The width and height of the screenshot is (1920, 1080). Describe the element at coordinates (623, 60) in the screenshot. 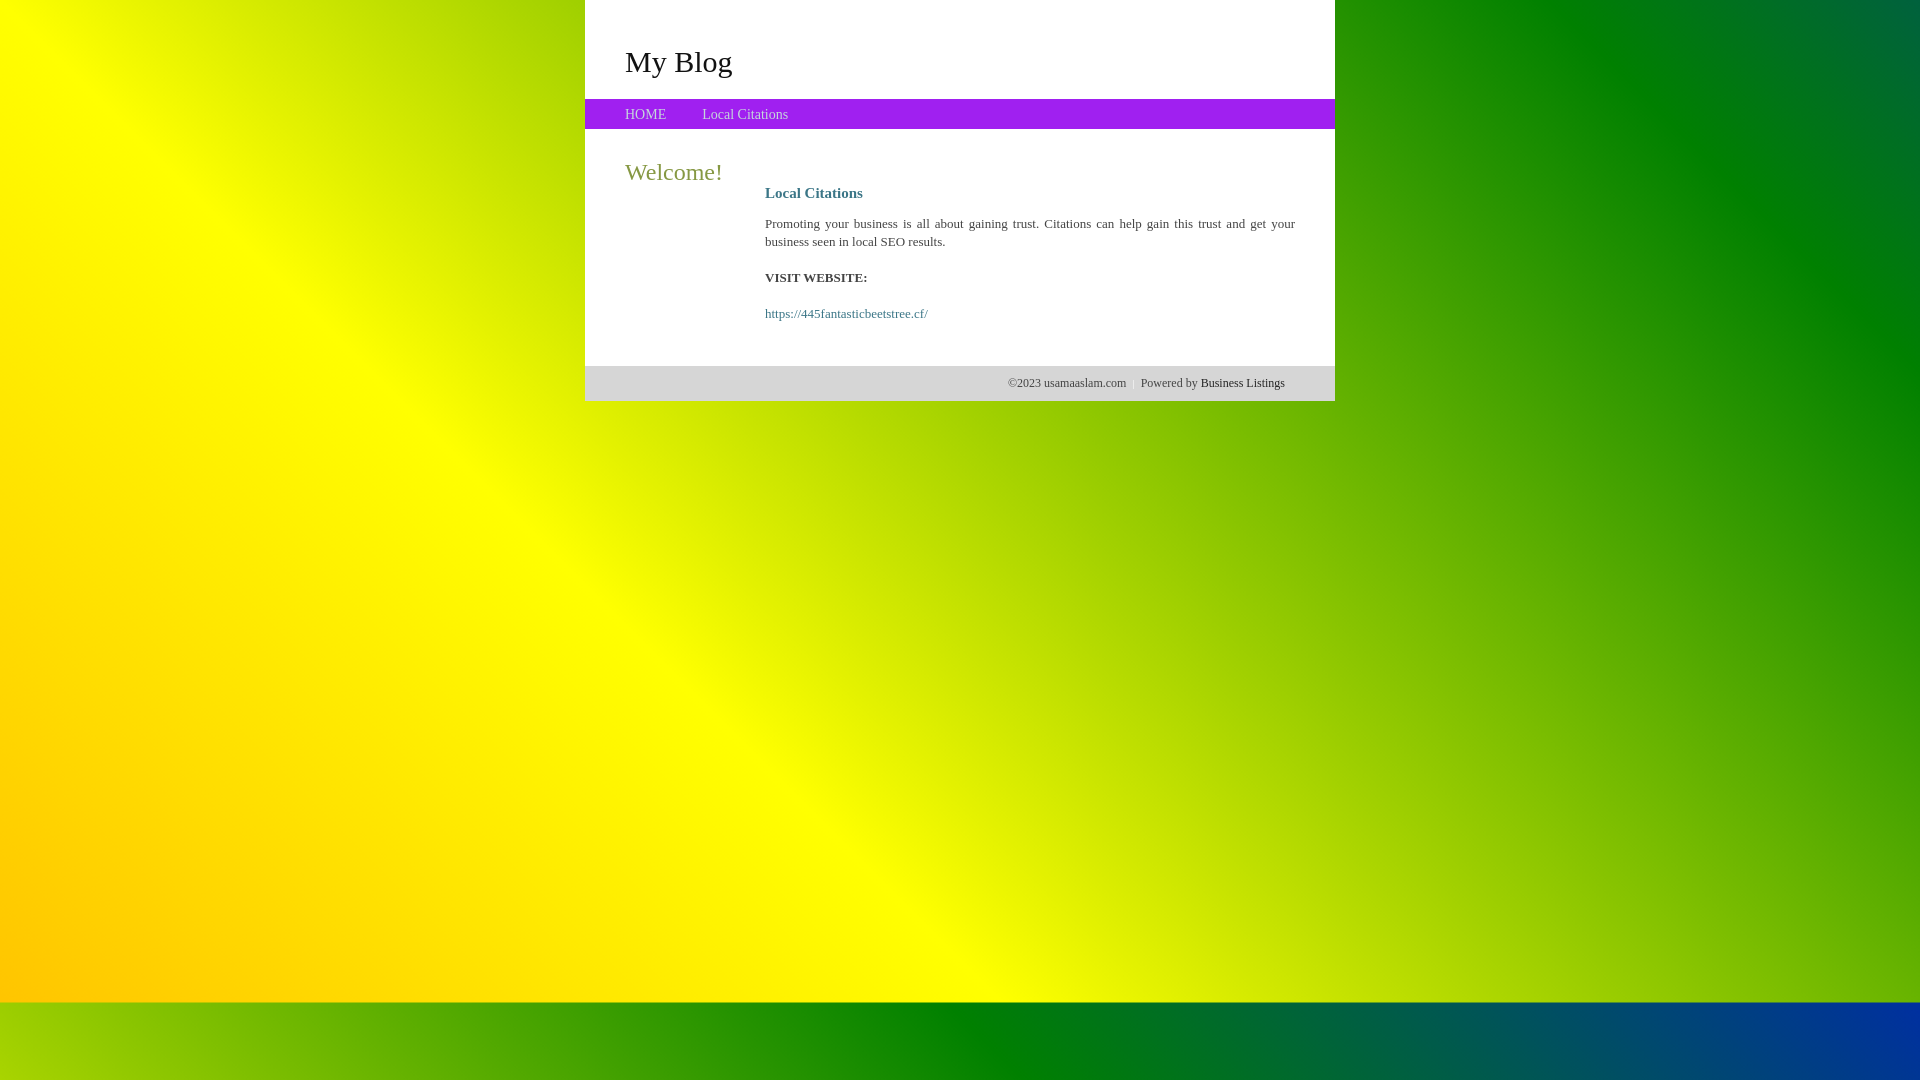

I see `'My Blog'` at that location.